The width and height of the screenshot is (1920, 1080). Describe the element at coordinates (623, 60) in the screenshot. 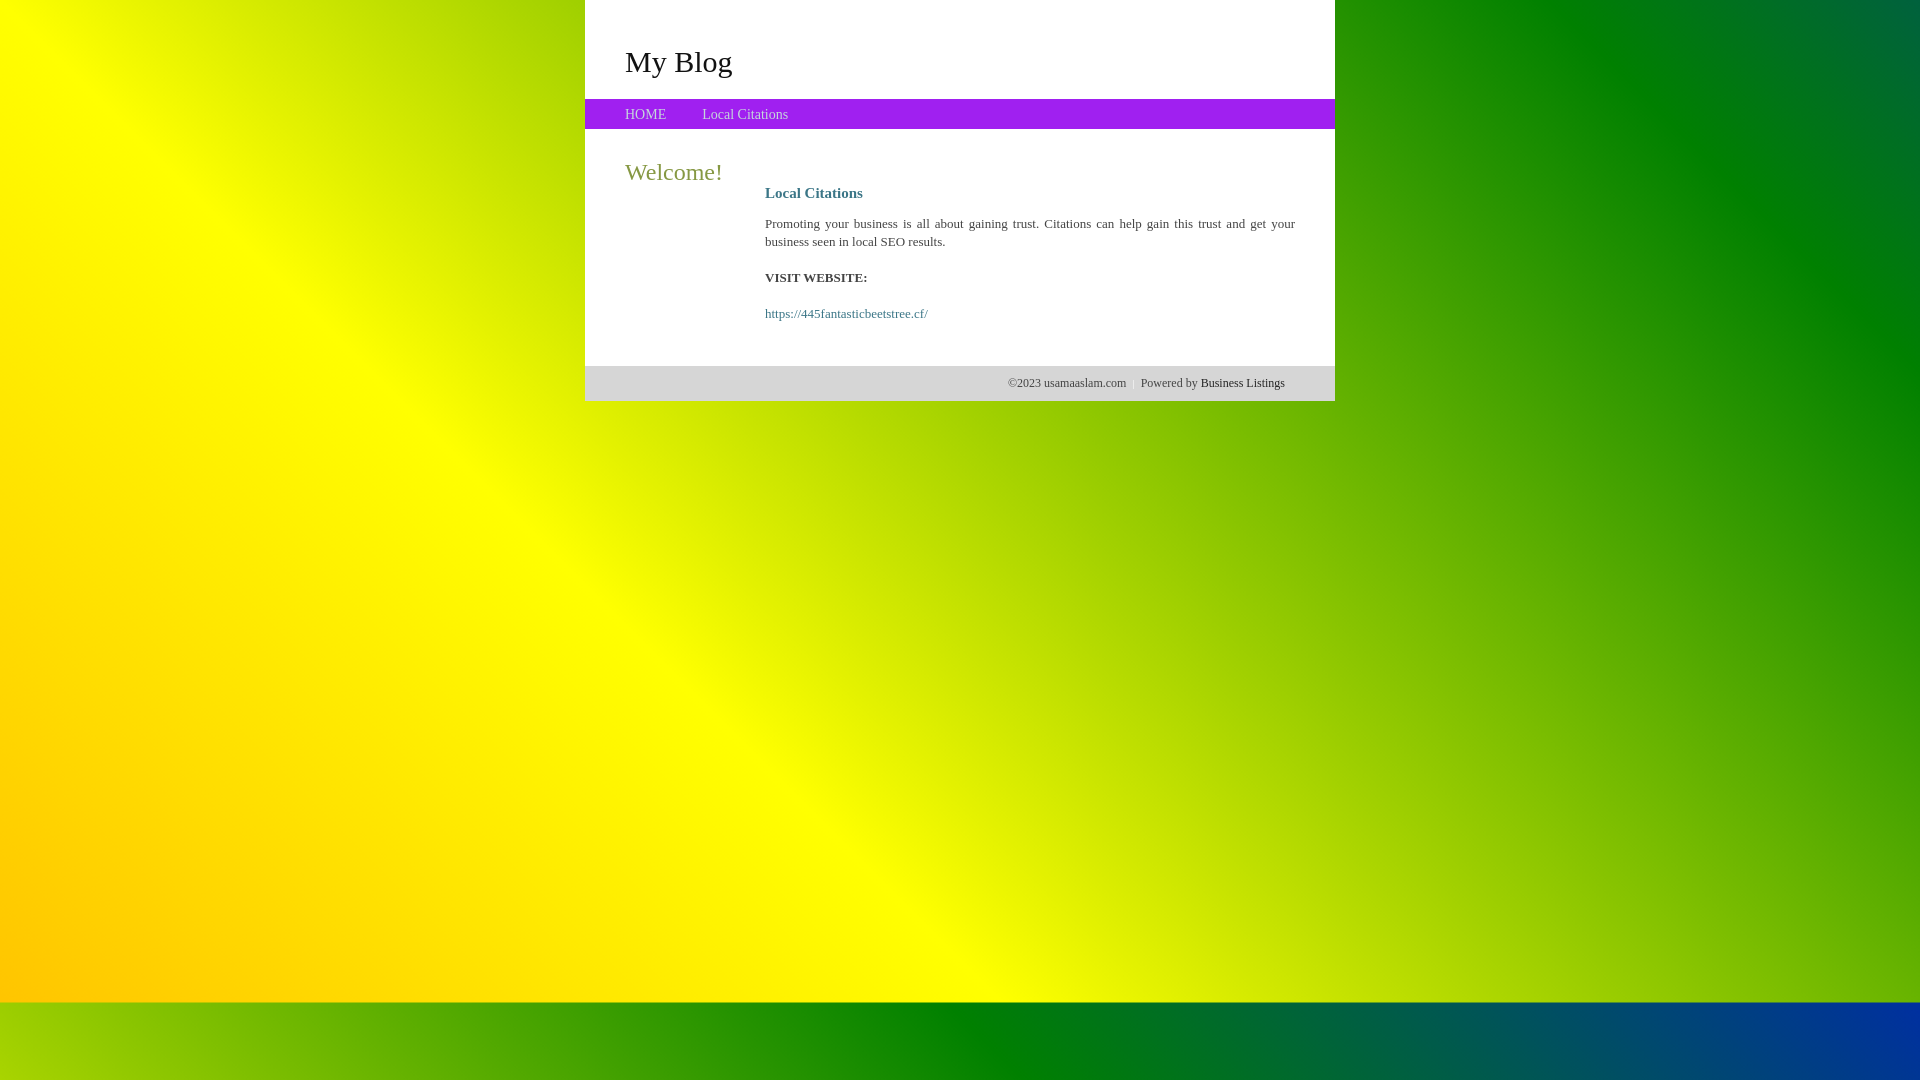

I see `'My Blog'` at that location.